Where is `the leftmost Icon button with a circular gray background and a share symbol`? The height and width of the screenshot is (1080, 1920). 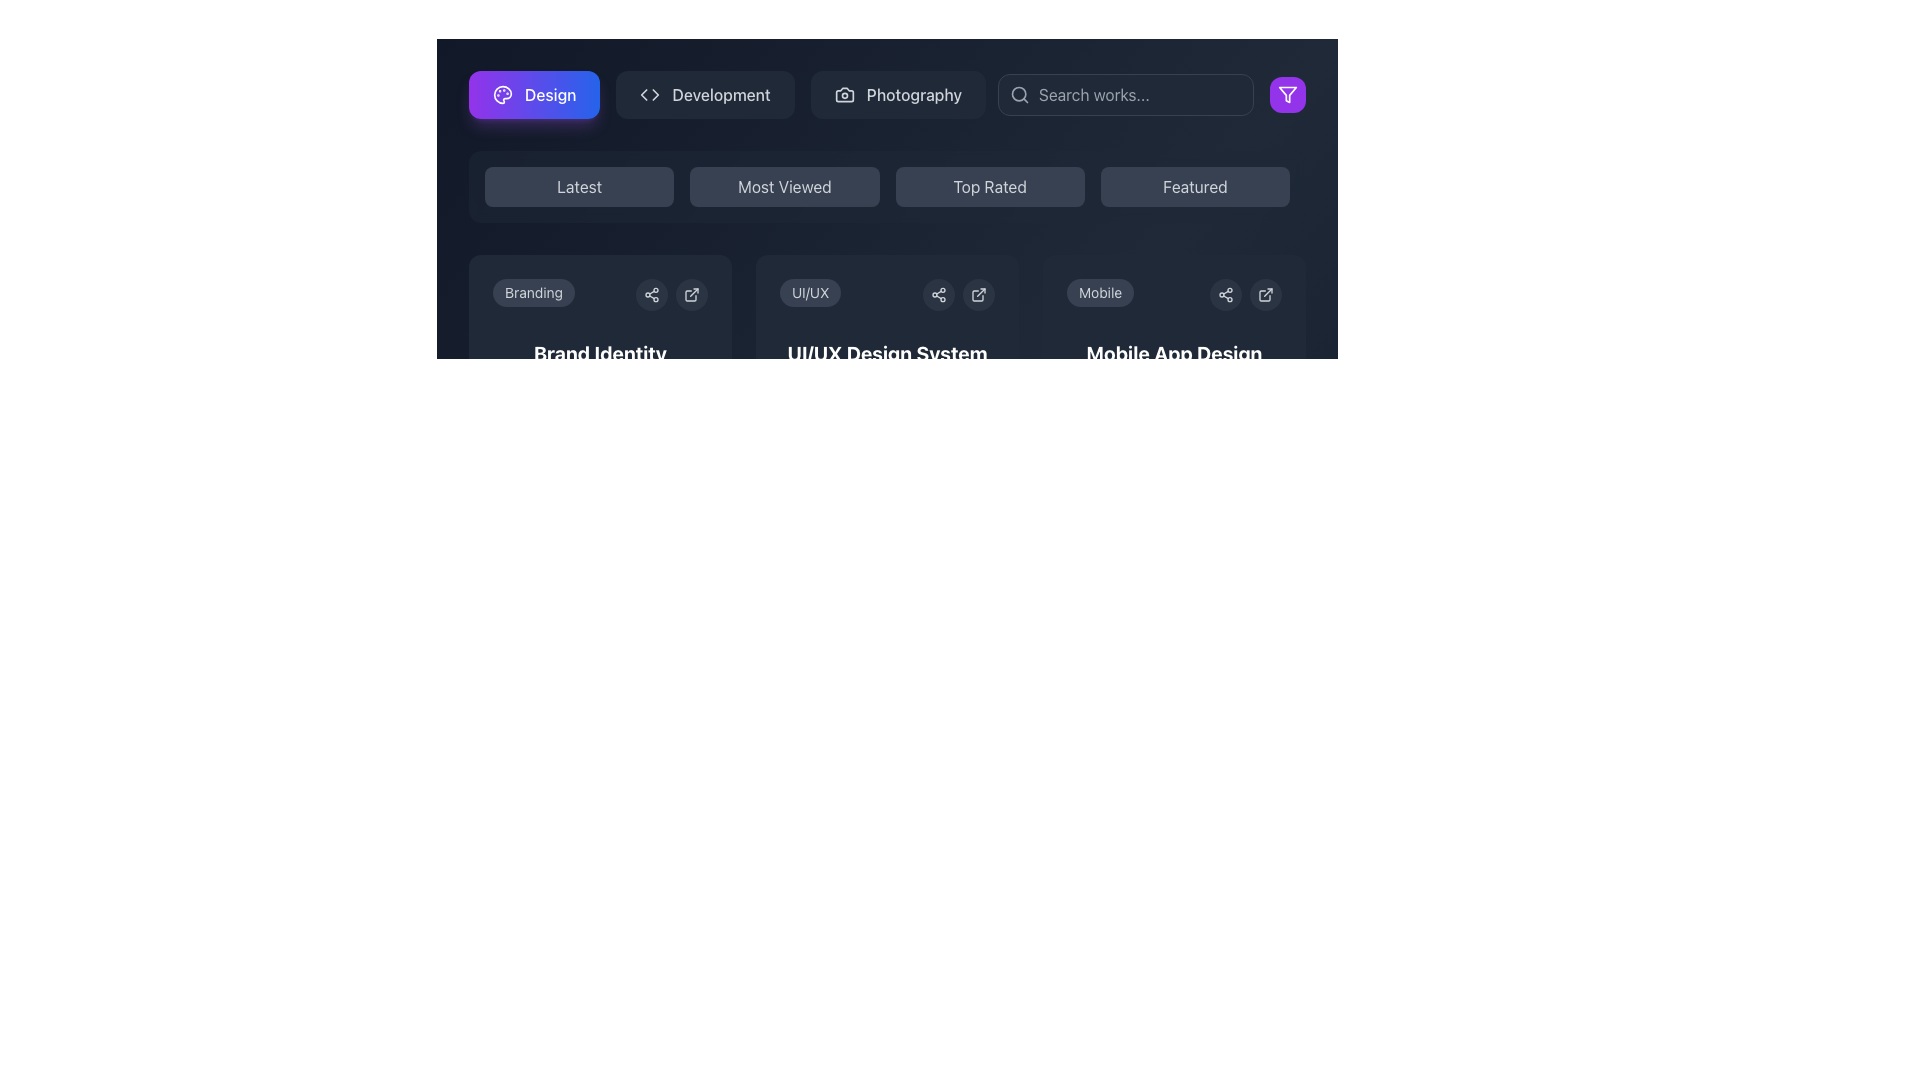 the leftmost Icon button with a circular gray background and a share symbol is located at coordinates (1224, 294).